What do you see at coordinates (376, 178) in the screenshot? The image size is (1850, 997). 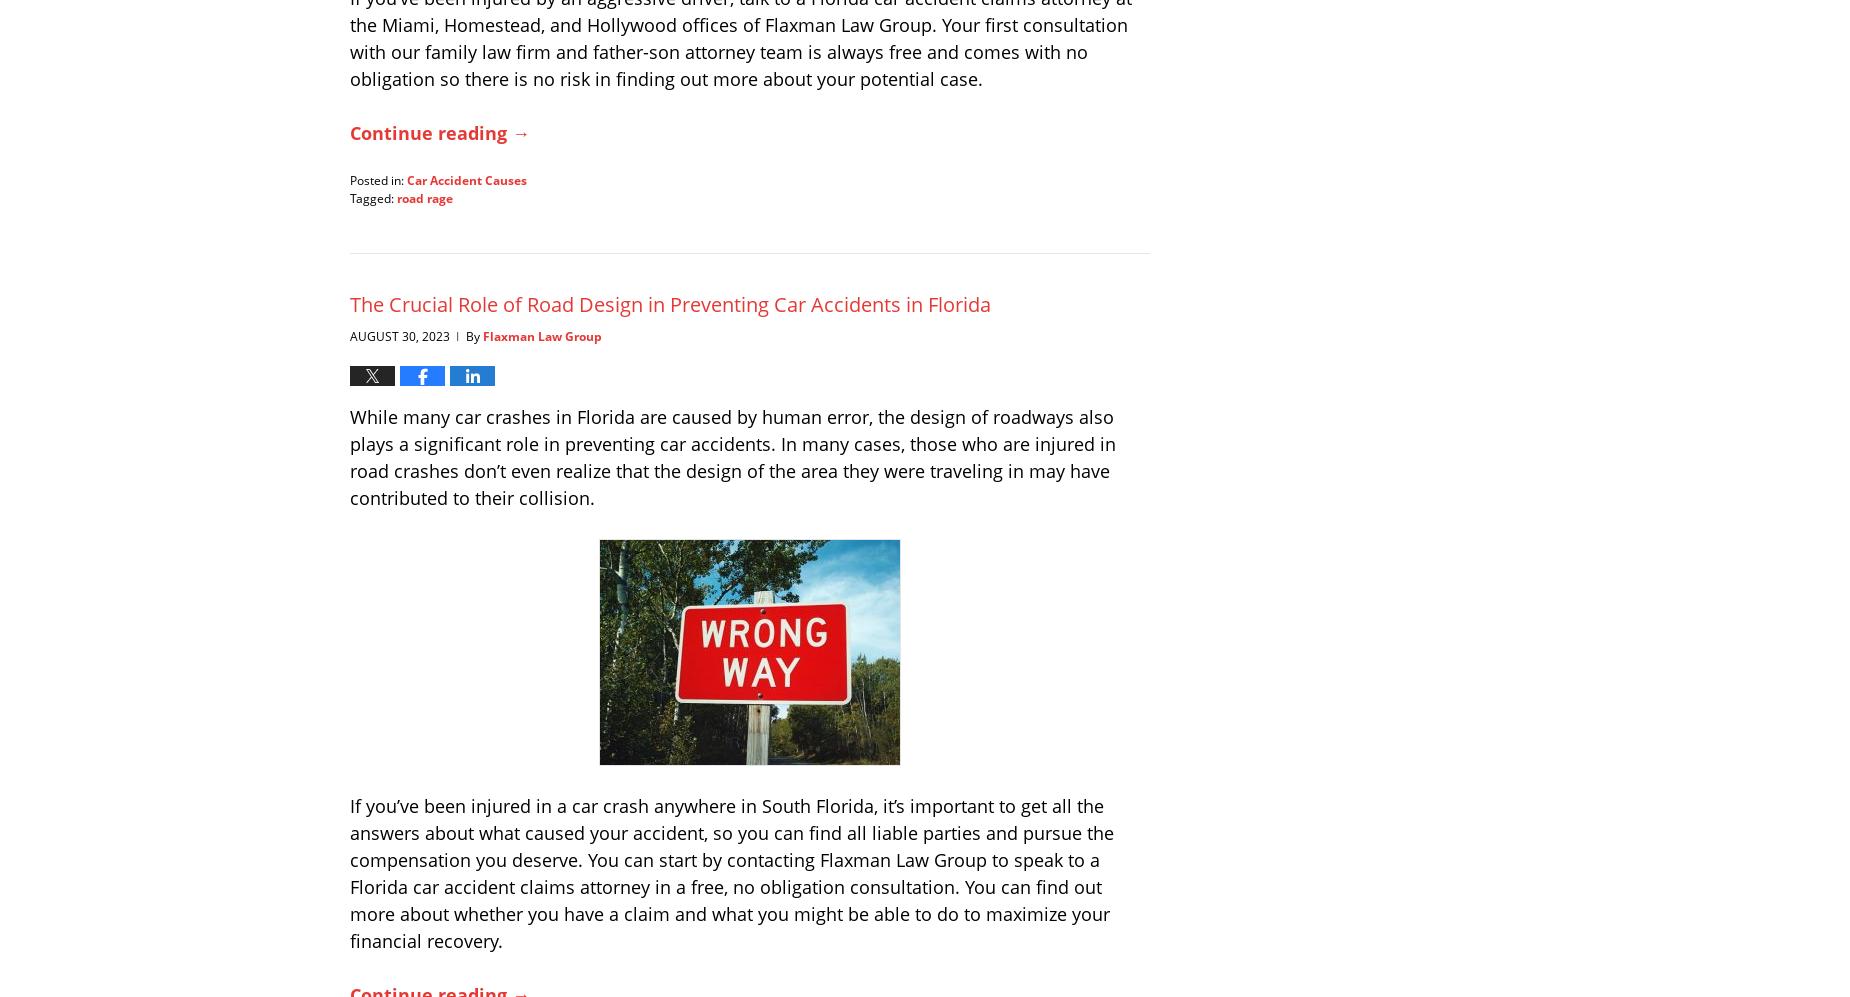 I see `'Posted in:'` at bounding box center [376, 178].